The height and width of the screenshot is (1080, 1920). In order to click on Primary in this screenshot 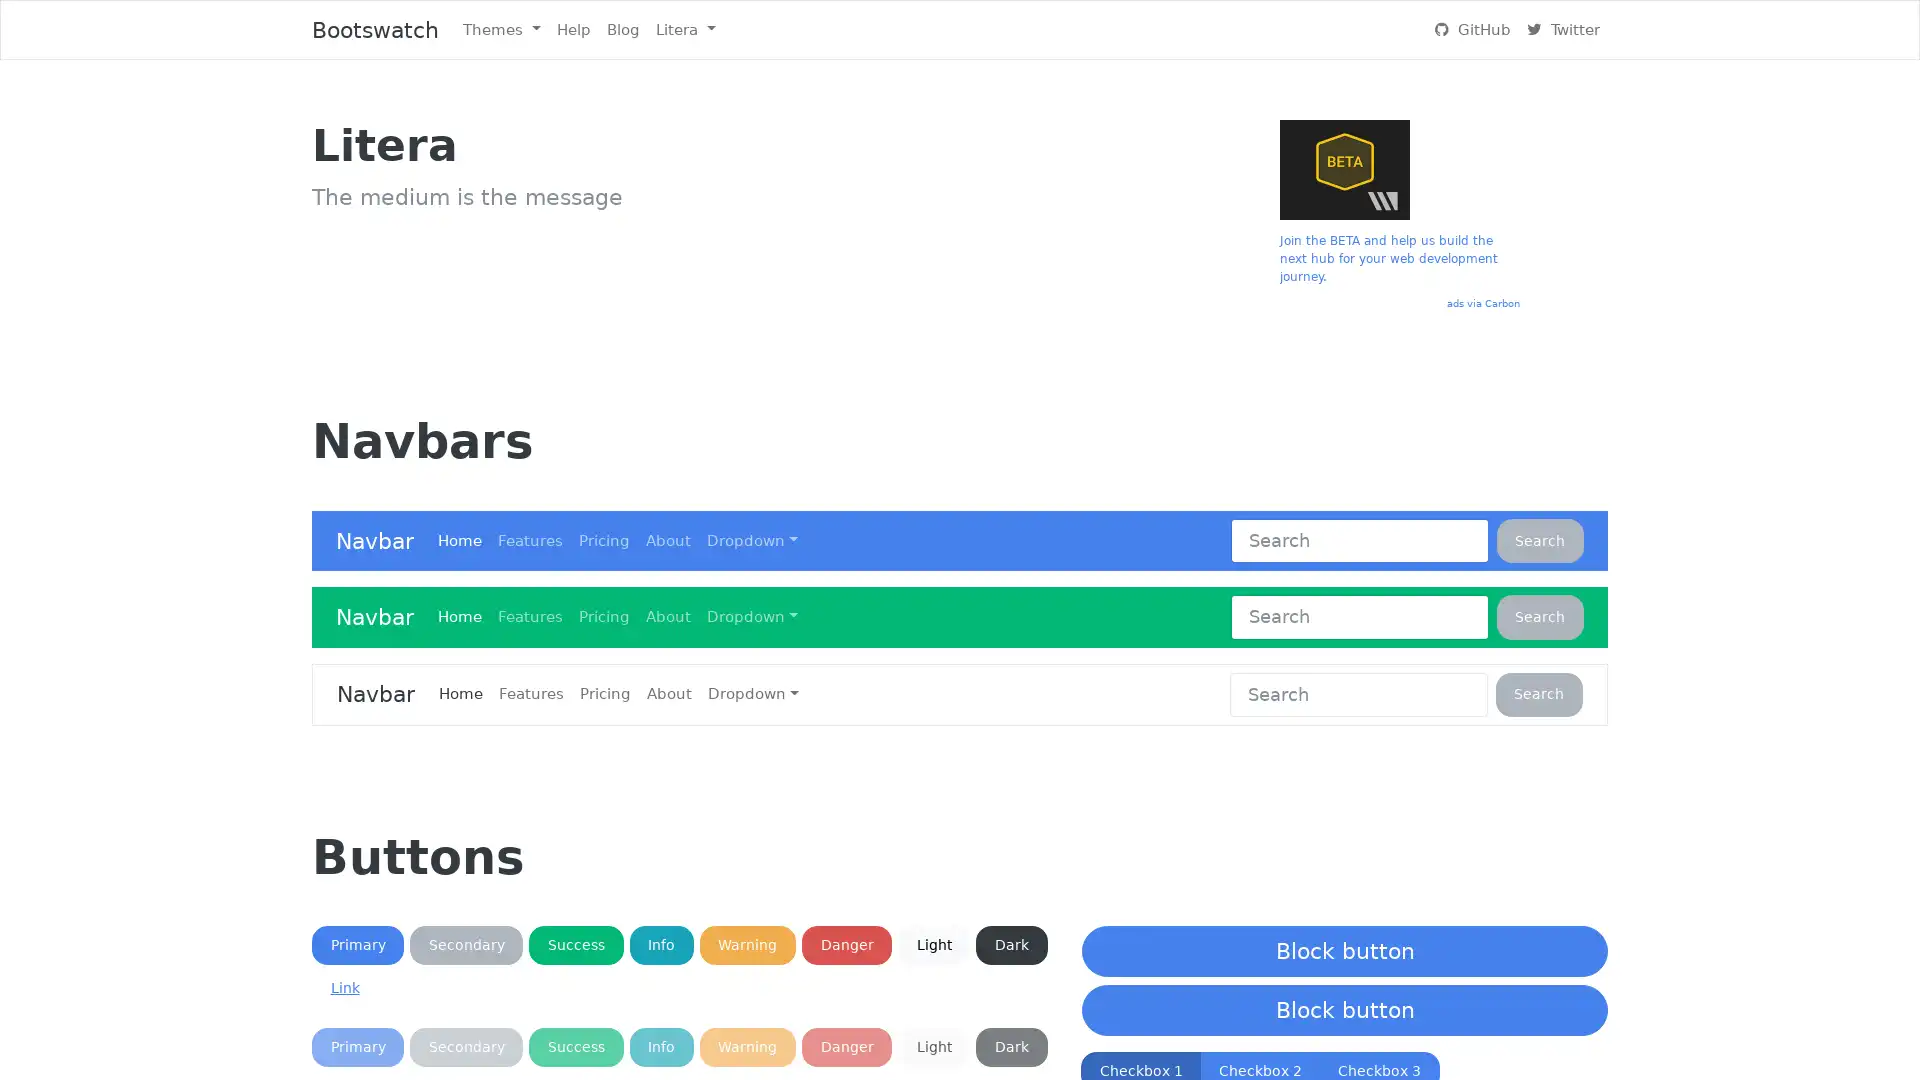, I will do `click(358, 1046)`.